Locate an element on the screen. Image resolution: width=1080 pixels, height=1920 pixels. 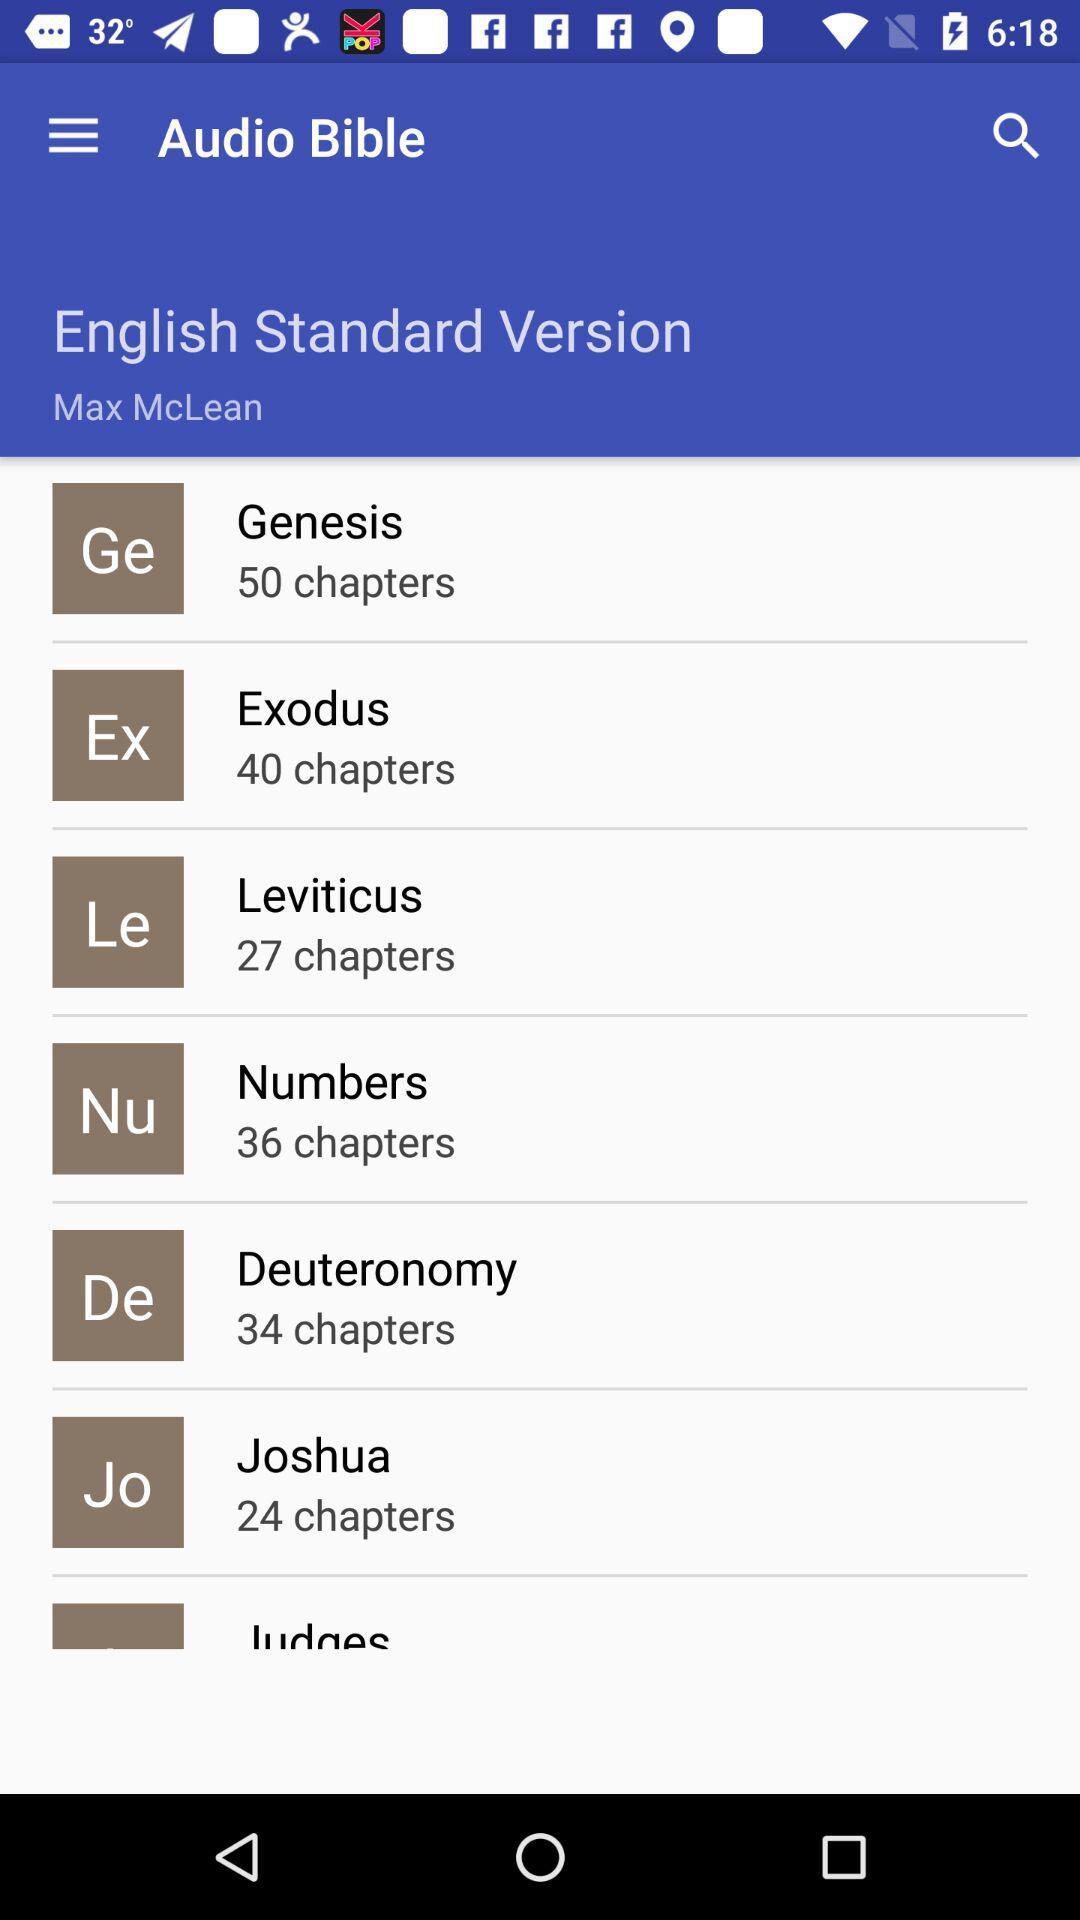
icon next to the ge is located at coordinates (345, 579).